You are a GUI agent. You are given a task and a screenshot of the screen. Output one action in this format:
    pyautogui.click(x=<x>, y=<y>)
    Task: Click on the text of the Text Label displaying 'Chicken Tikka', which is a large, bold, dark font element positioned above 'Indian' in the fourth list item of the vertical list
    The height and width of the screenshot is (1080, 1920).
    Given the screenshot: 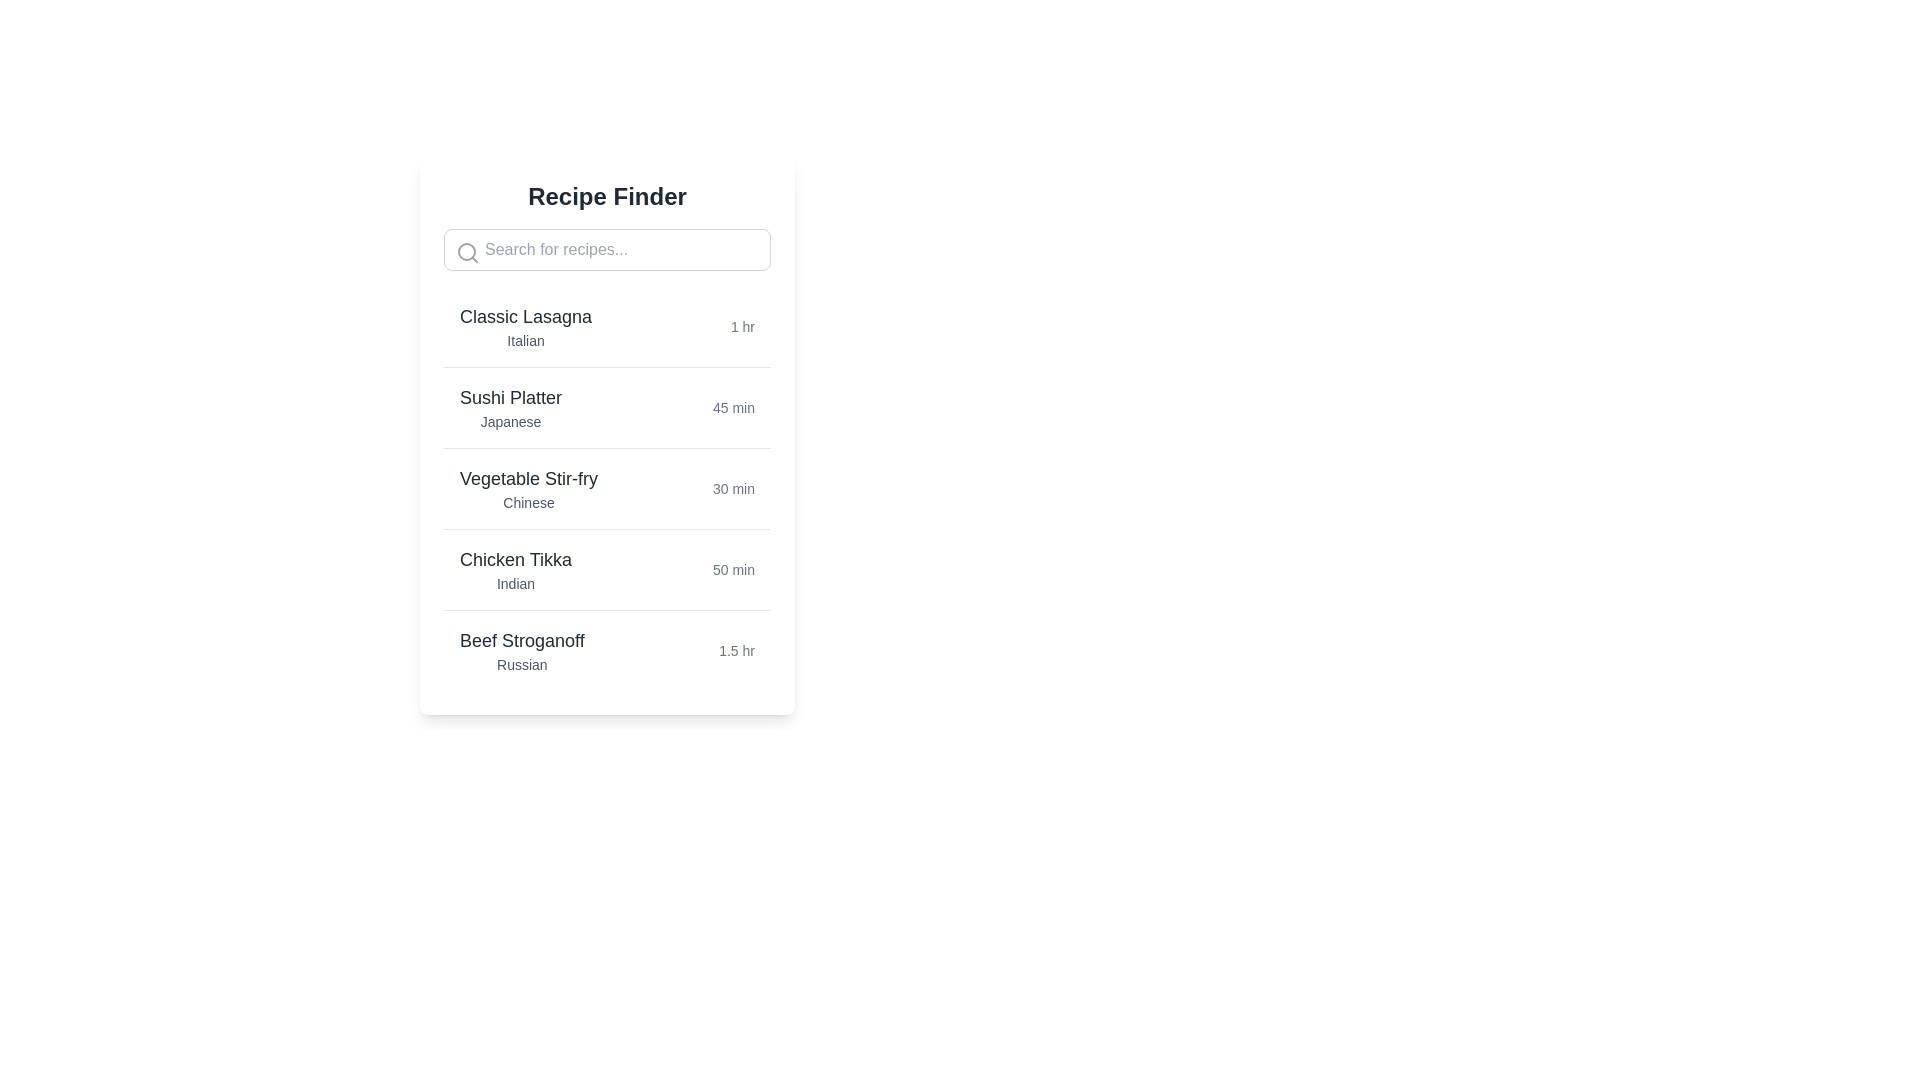 What is the action you would take?
    pyautogui.click(x=516, y=559)
    